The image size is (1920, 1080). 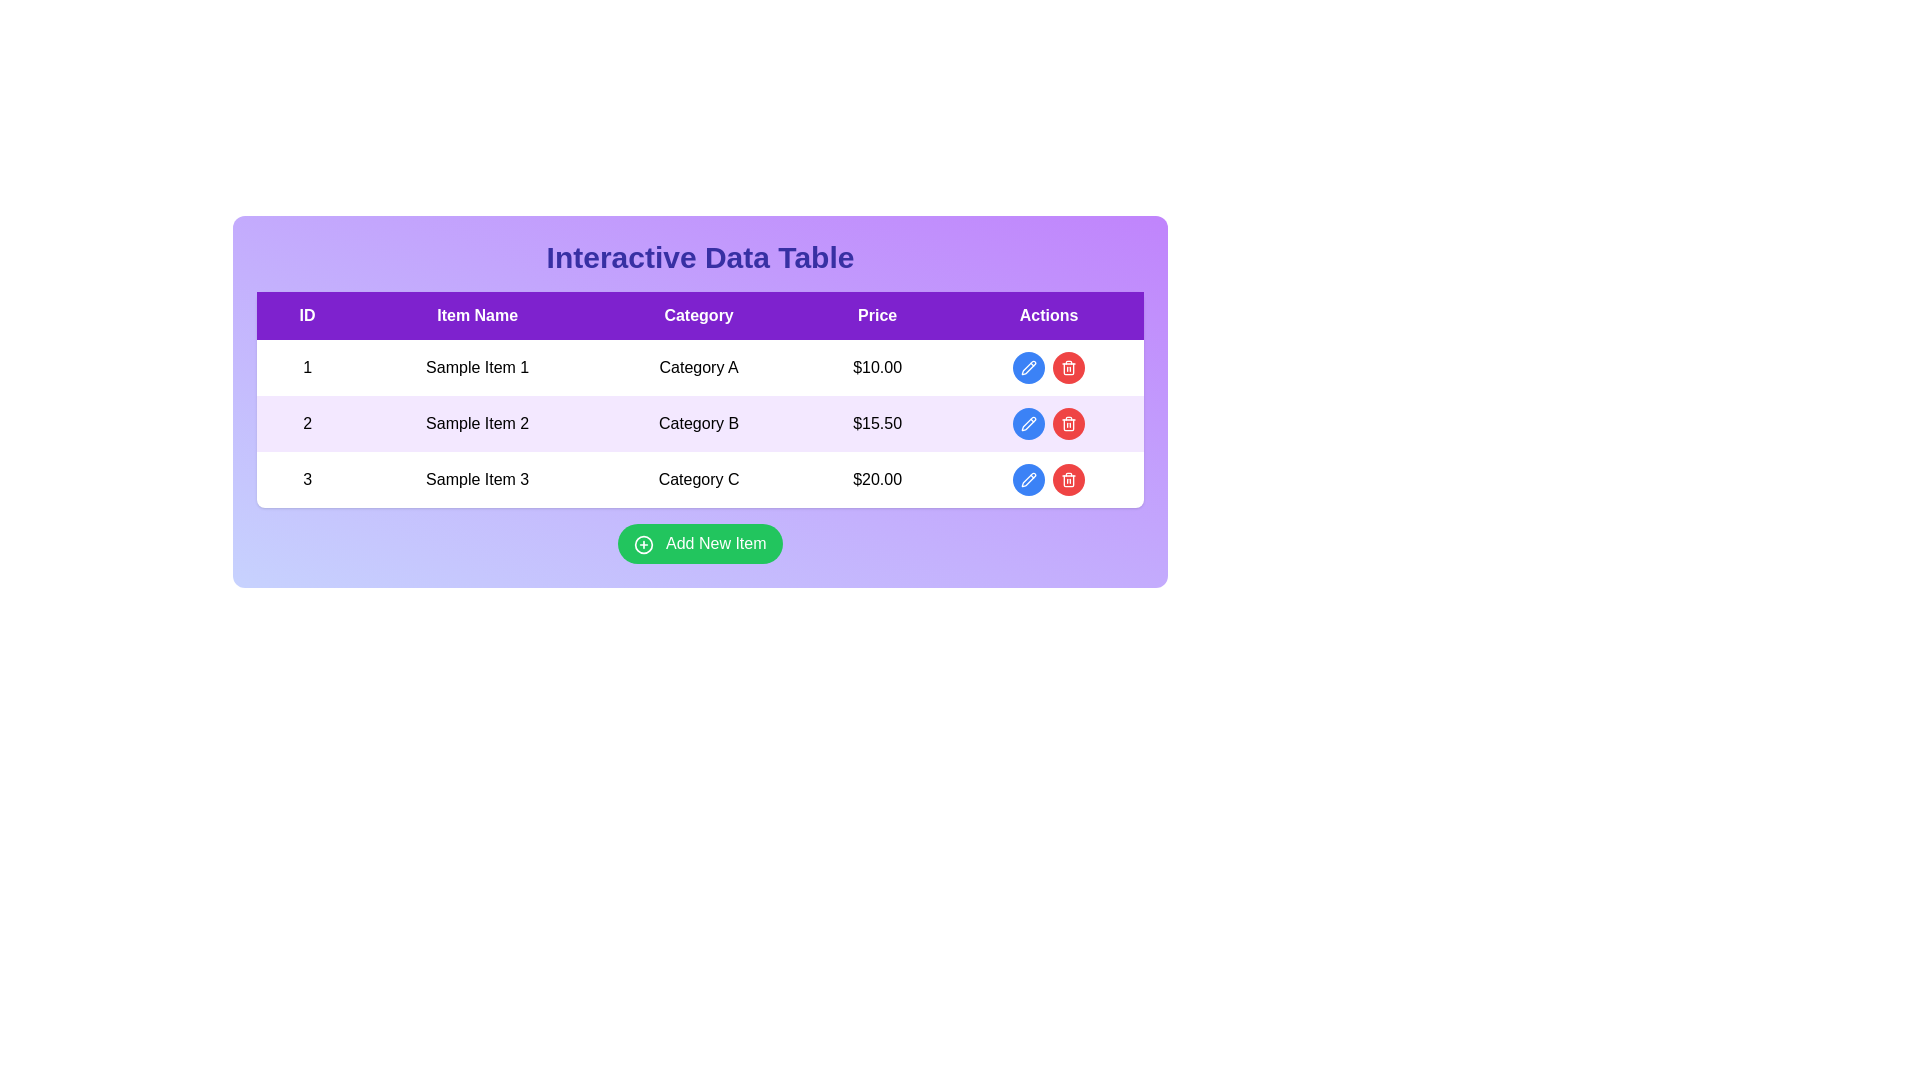 What do you see at coordinates (1029, 367) in the screenshot?
I see `the blue circular icon button with a pencil graphic located in the 'Actions' column of the second row of the interactive data table` at bounding box center [1029, 367].